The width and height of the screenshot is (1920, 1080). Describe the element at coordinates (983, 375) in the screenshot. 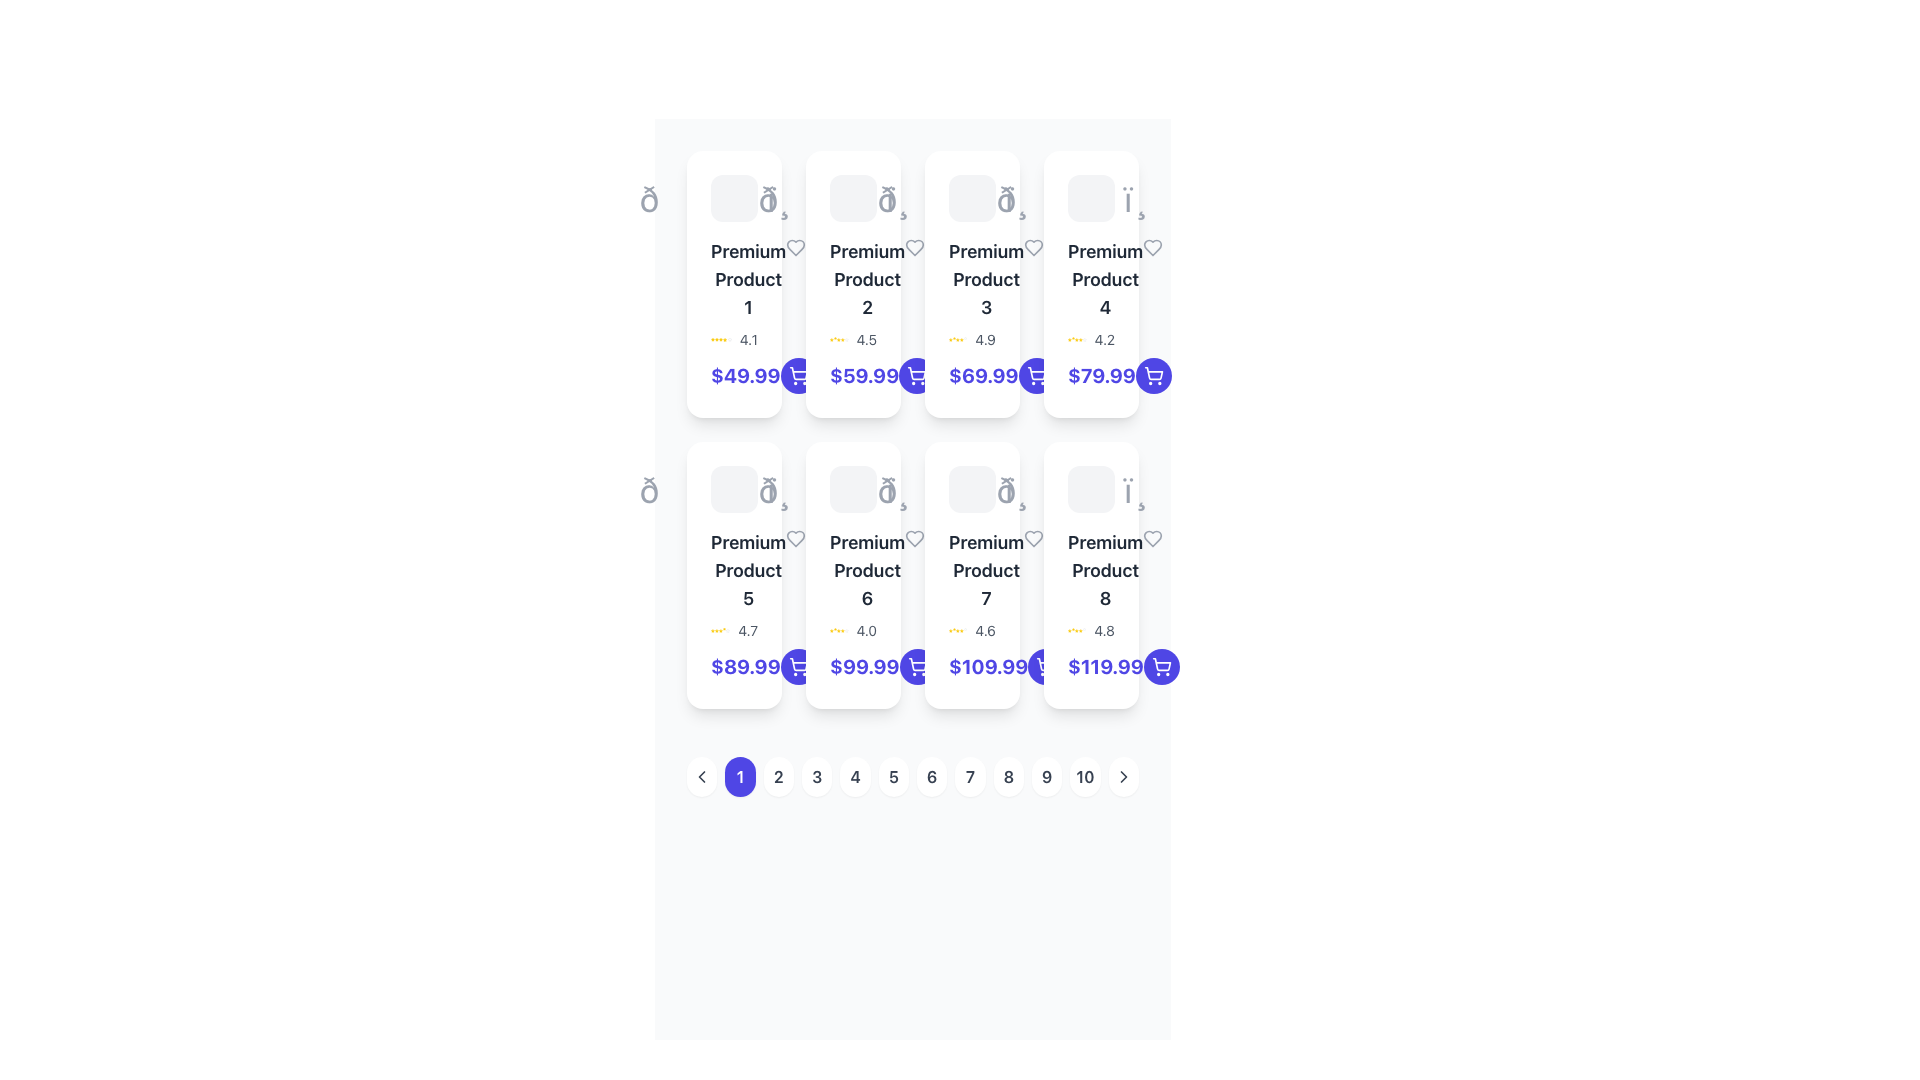

I see `the displayed price '$69.99' in the bold, indigo-colored font located beneath the product name 'Premium Product 3' in the third product card of the top row` at that location.